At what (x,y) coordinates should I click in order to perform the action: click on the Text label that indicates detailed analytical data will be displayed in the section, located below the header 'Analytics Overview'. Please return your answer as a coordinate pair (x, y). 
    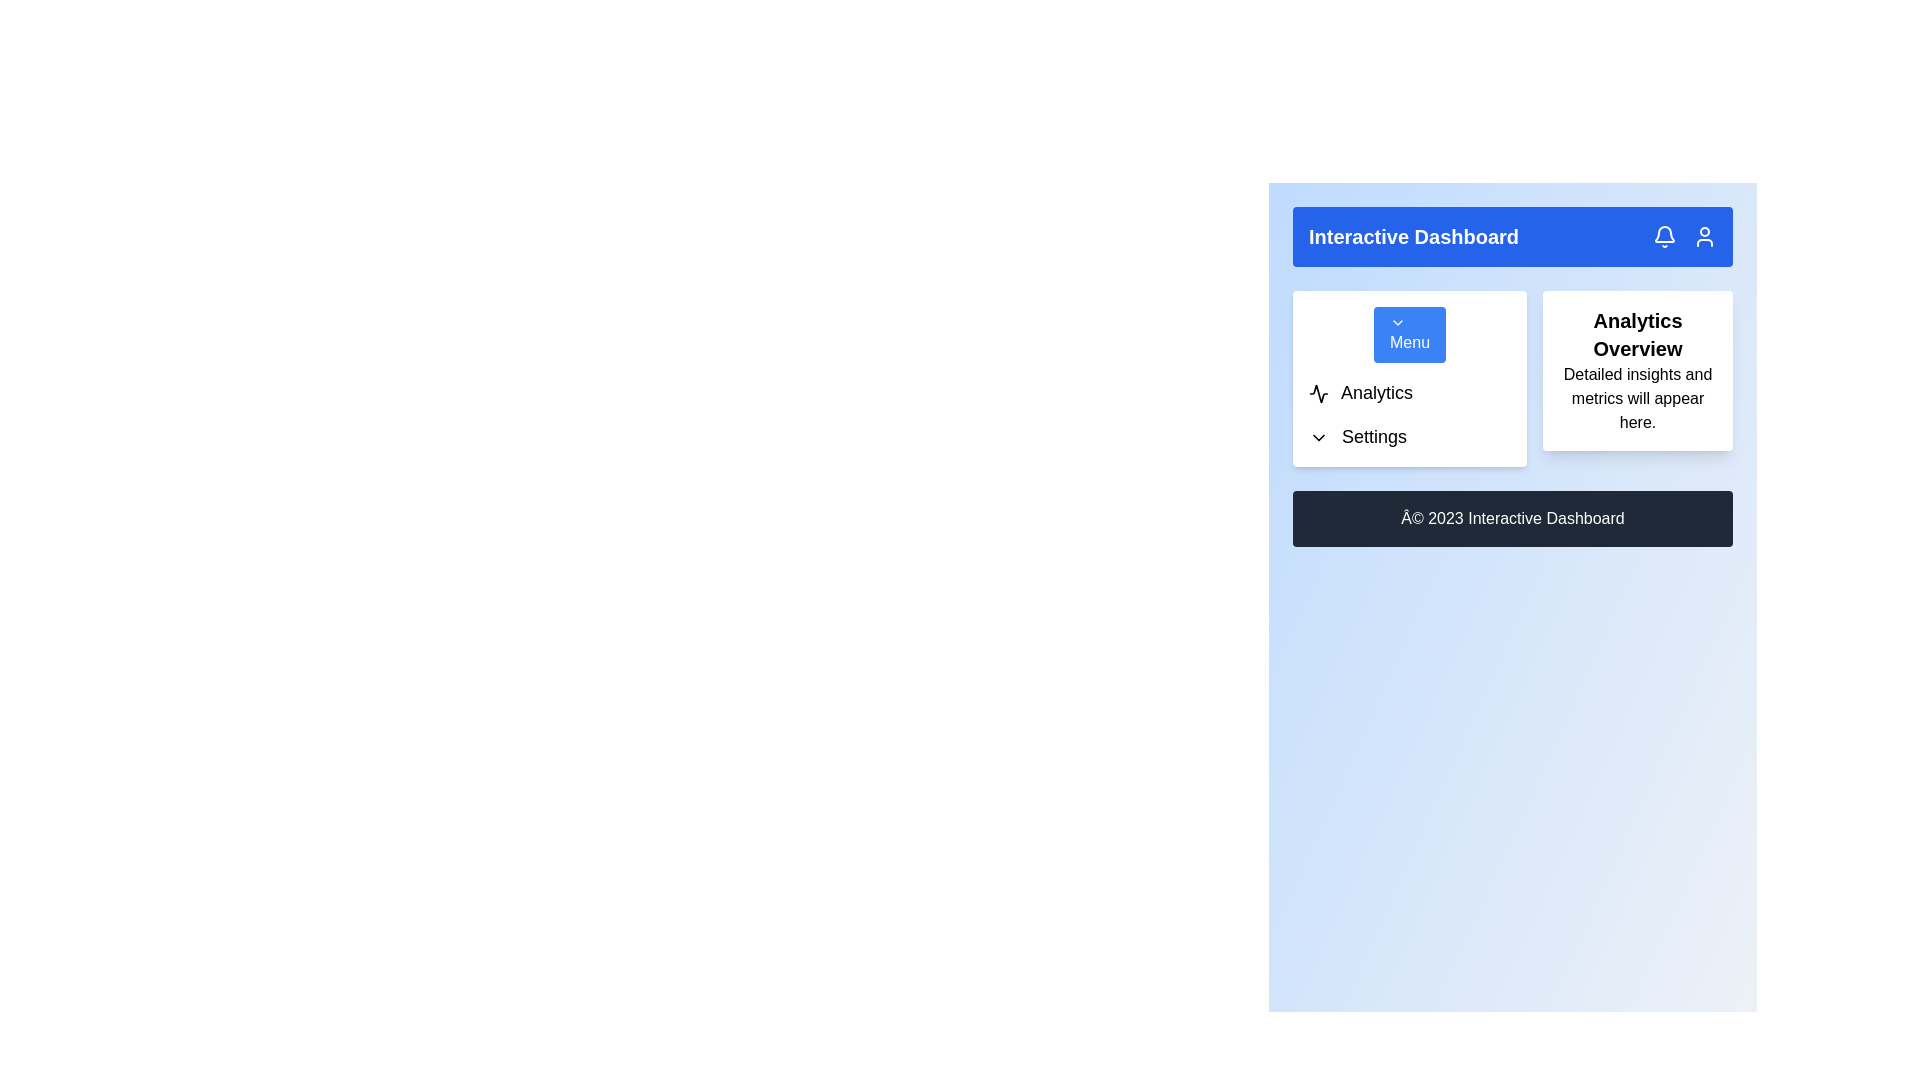
    Looking at the image, I should click on (1638, 398).